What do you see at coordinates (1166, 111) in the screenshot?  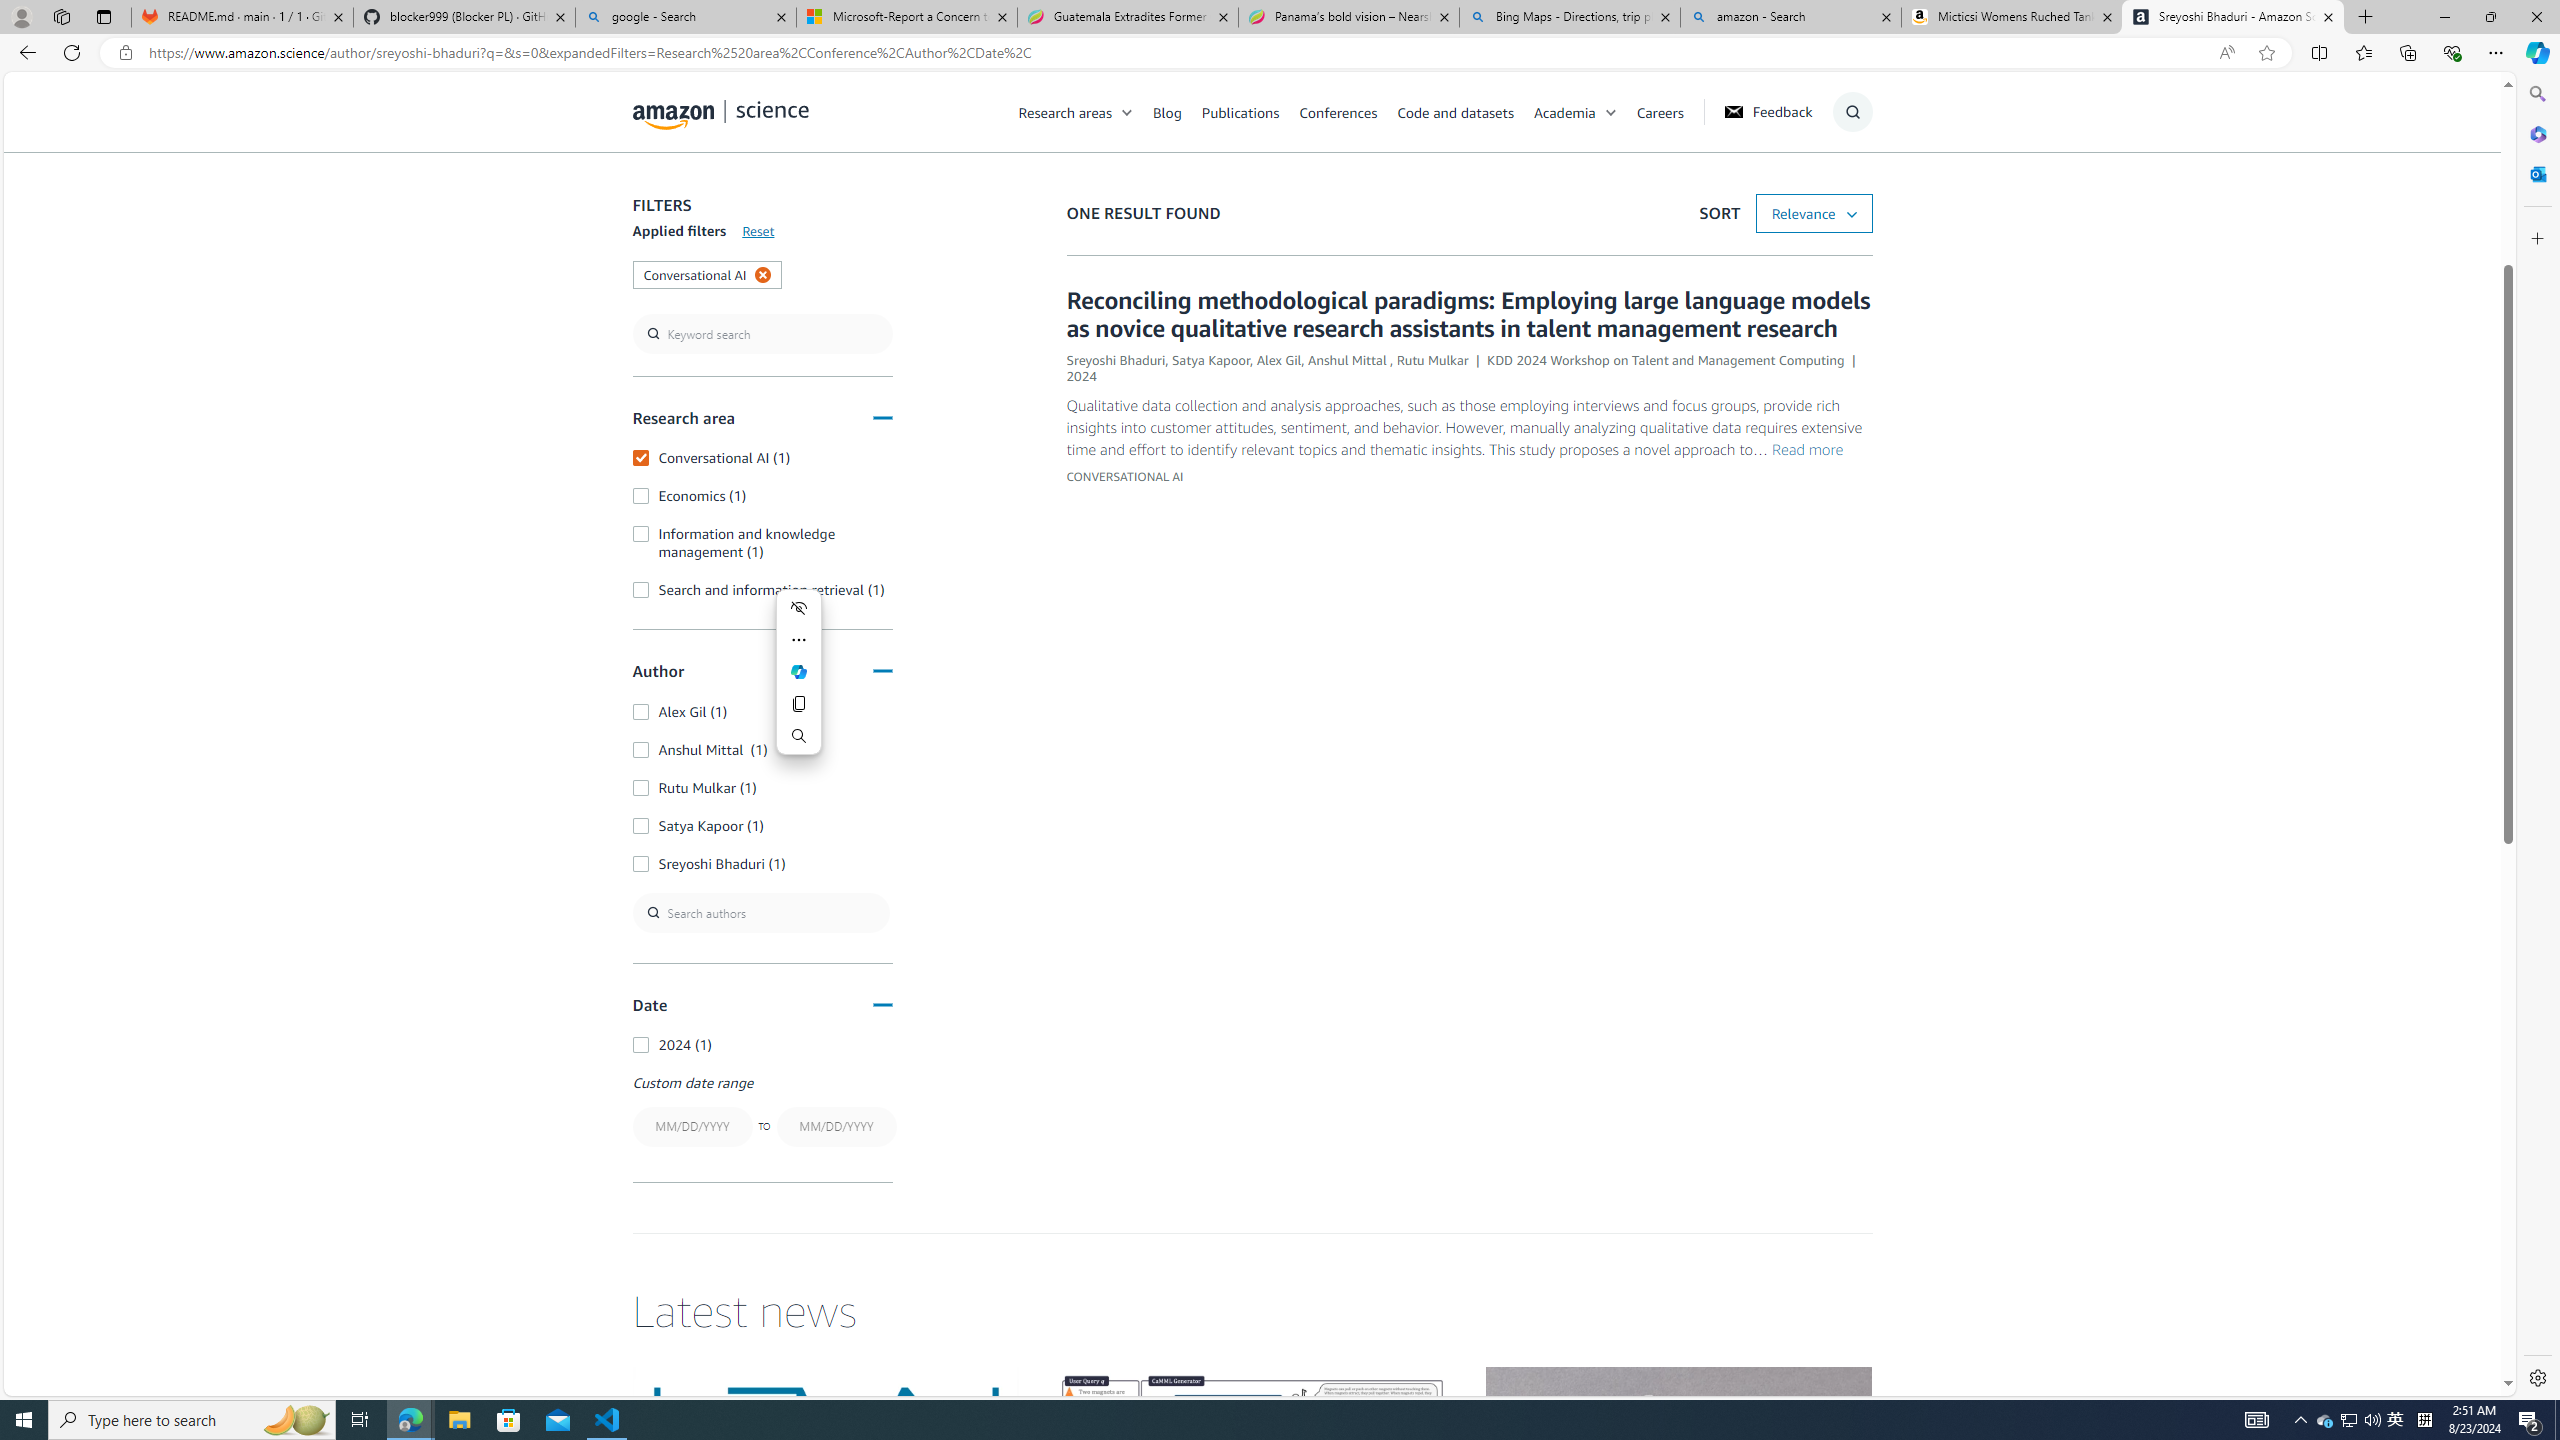 I see `'Blog'` at bounding box center [1166, 111].